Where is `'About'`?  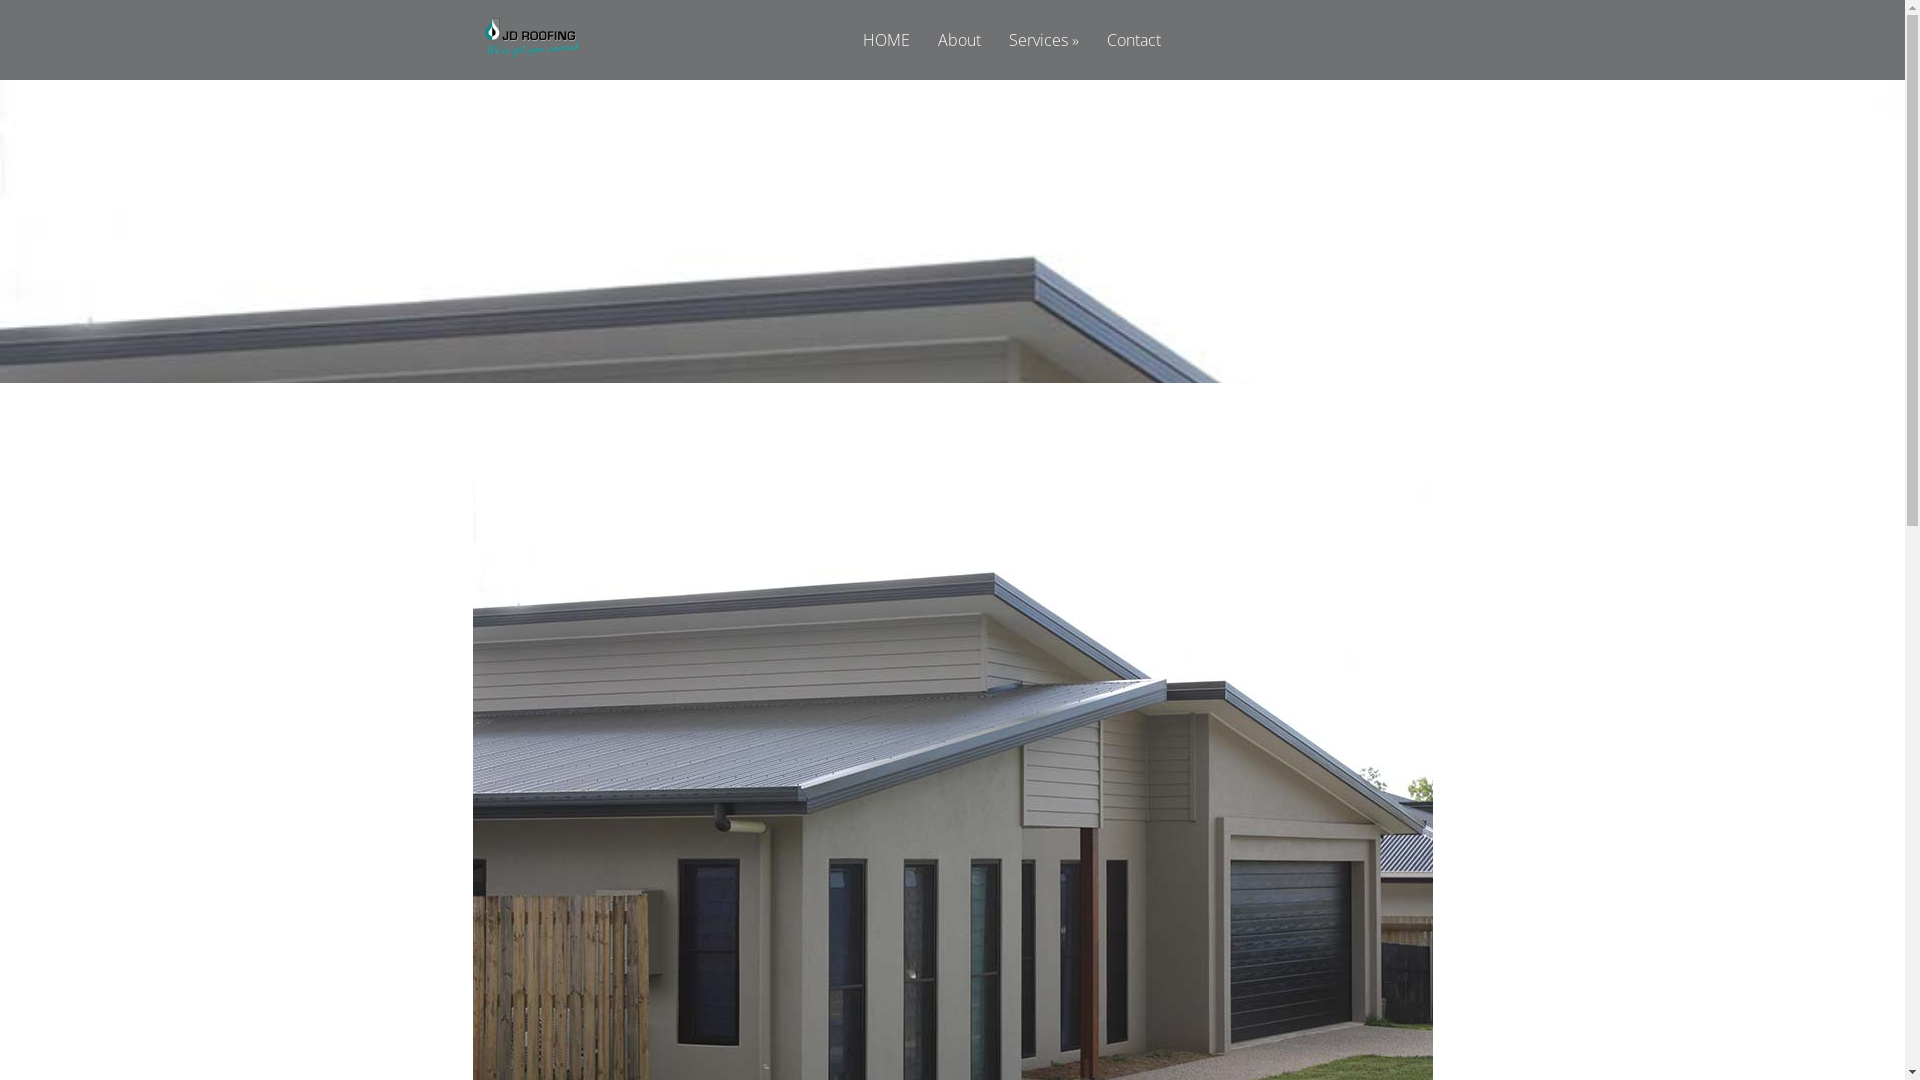
'About' is located at coordinates (958, 55).